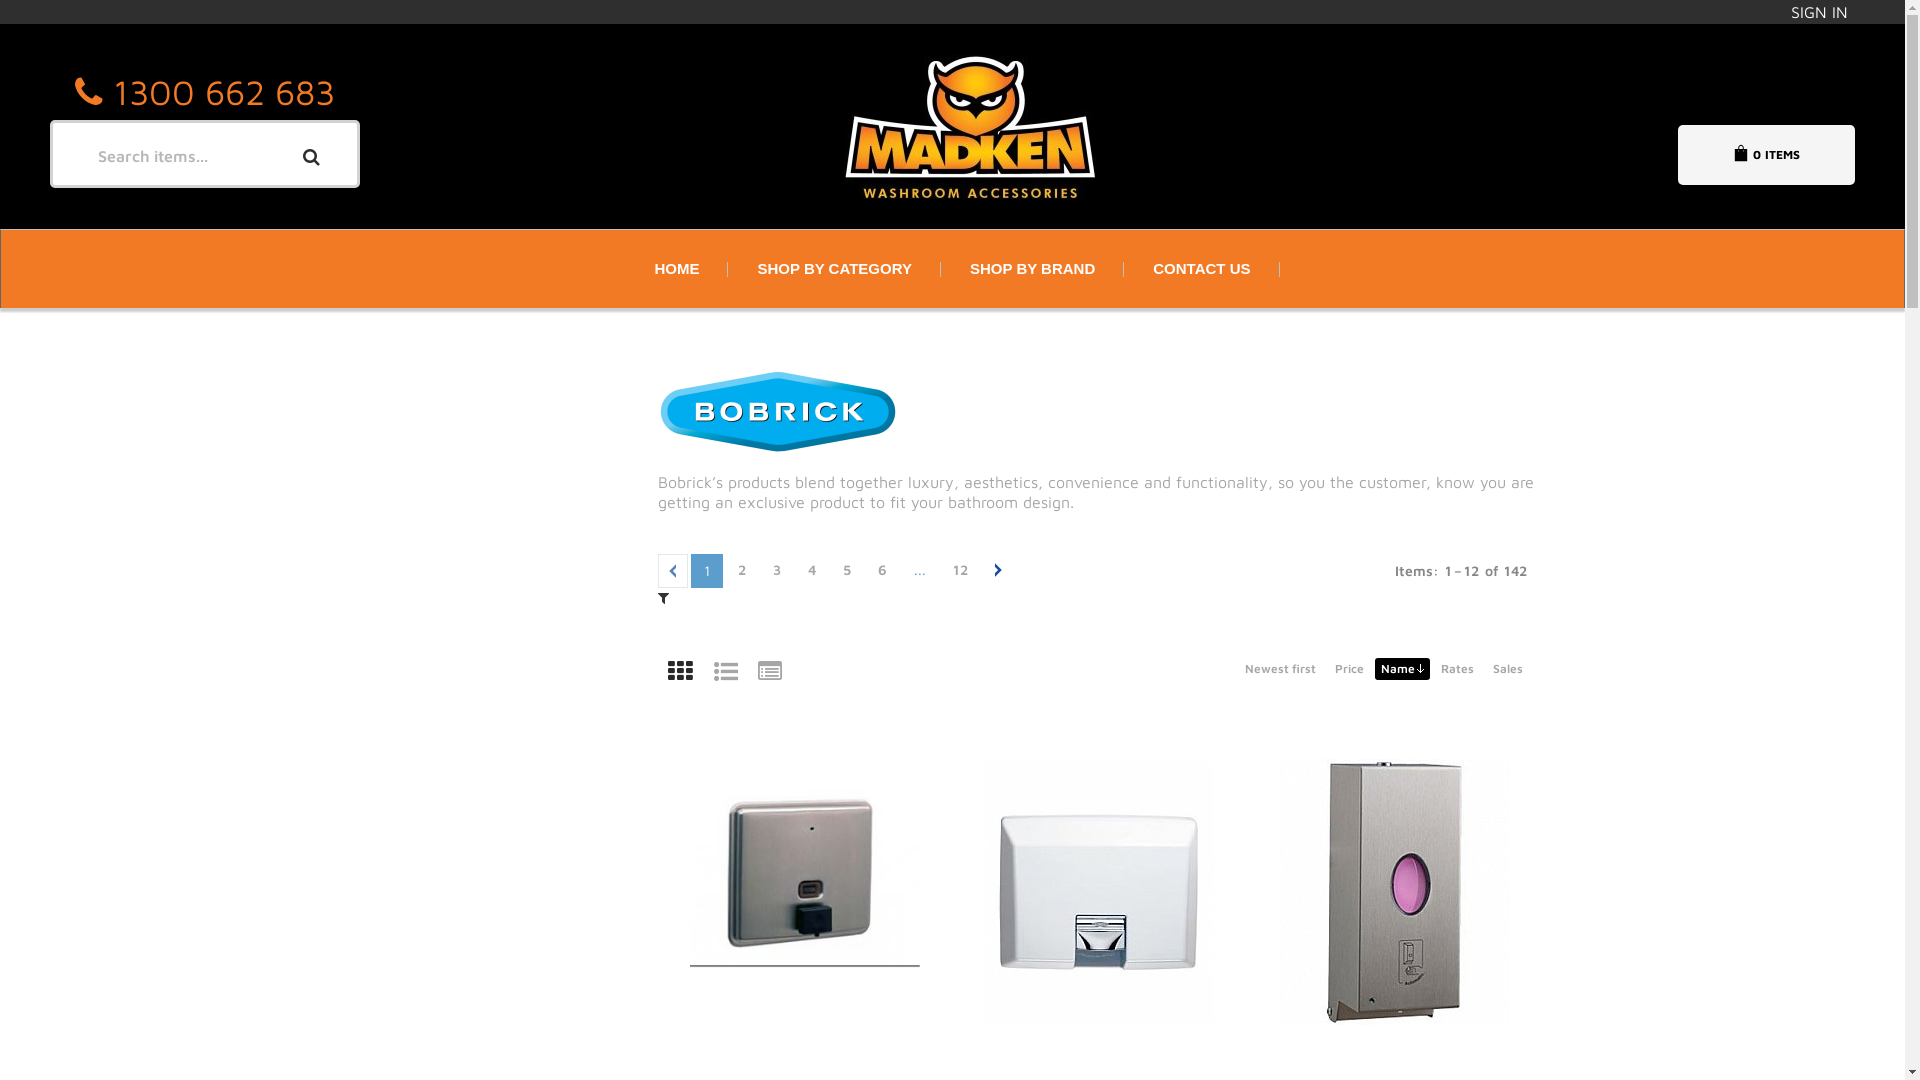  I want to click on 'Table', so click(748, 671).